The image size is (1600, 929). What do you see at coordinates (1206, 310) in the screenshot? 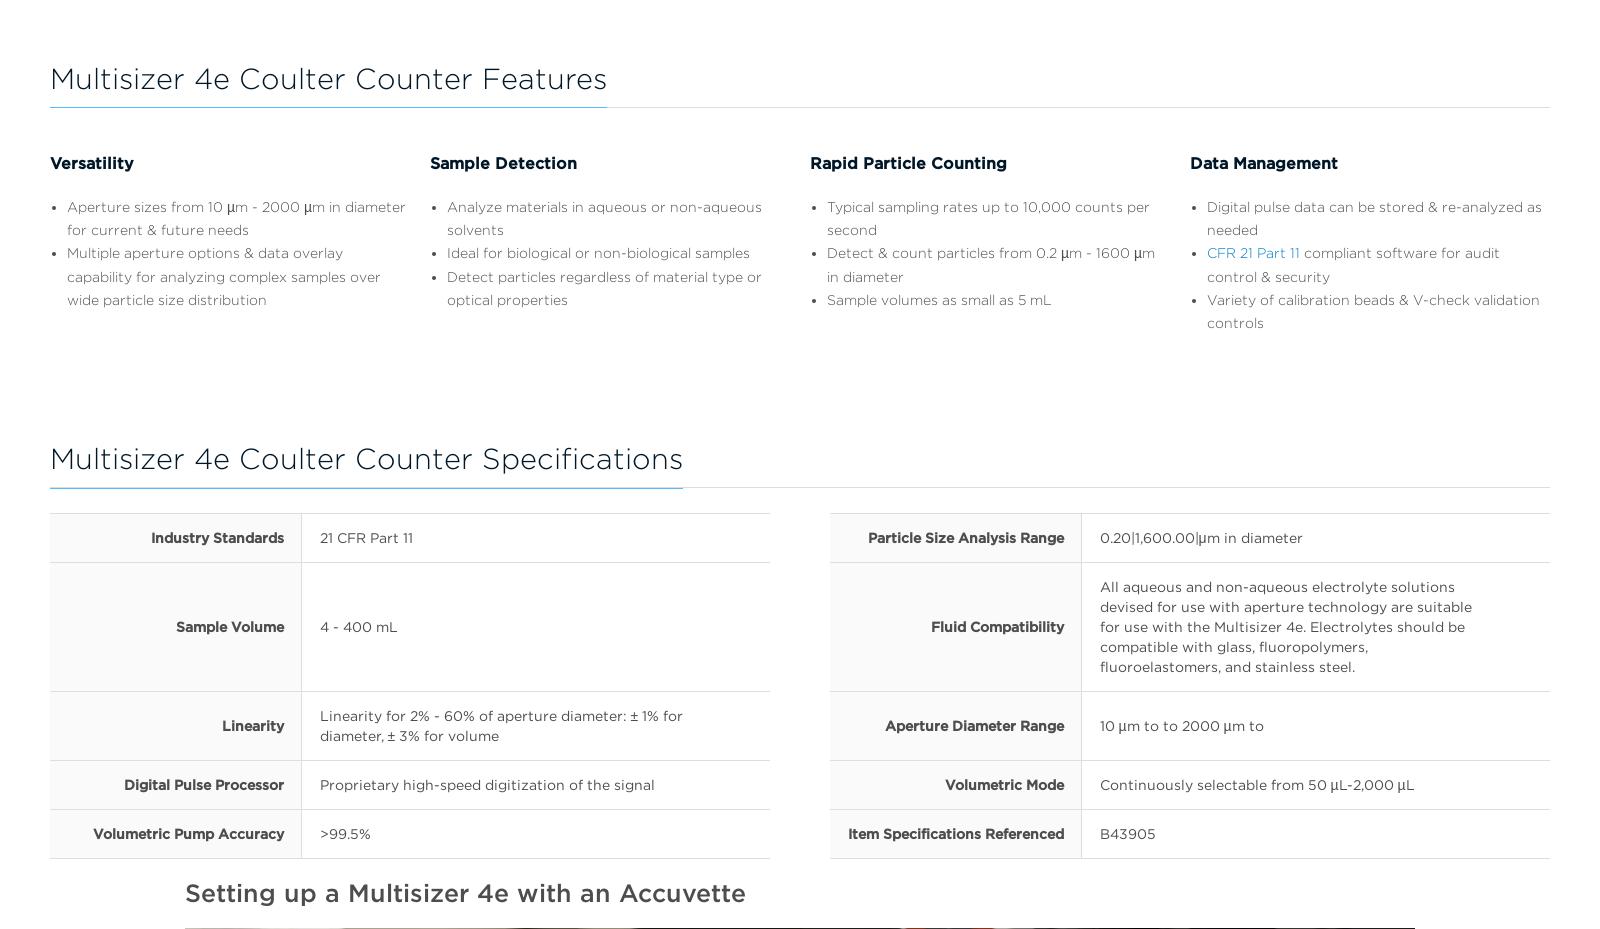
I see `'Variety of calibration beads & V-check validation controls'` at bounding box center [1206, 310].